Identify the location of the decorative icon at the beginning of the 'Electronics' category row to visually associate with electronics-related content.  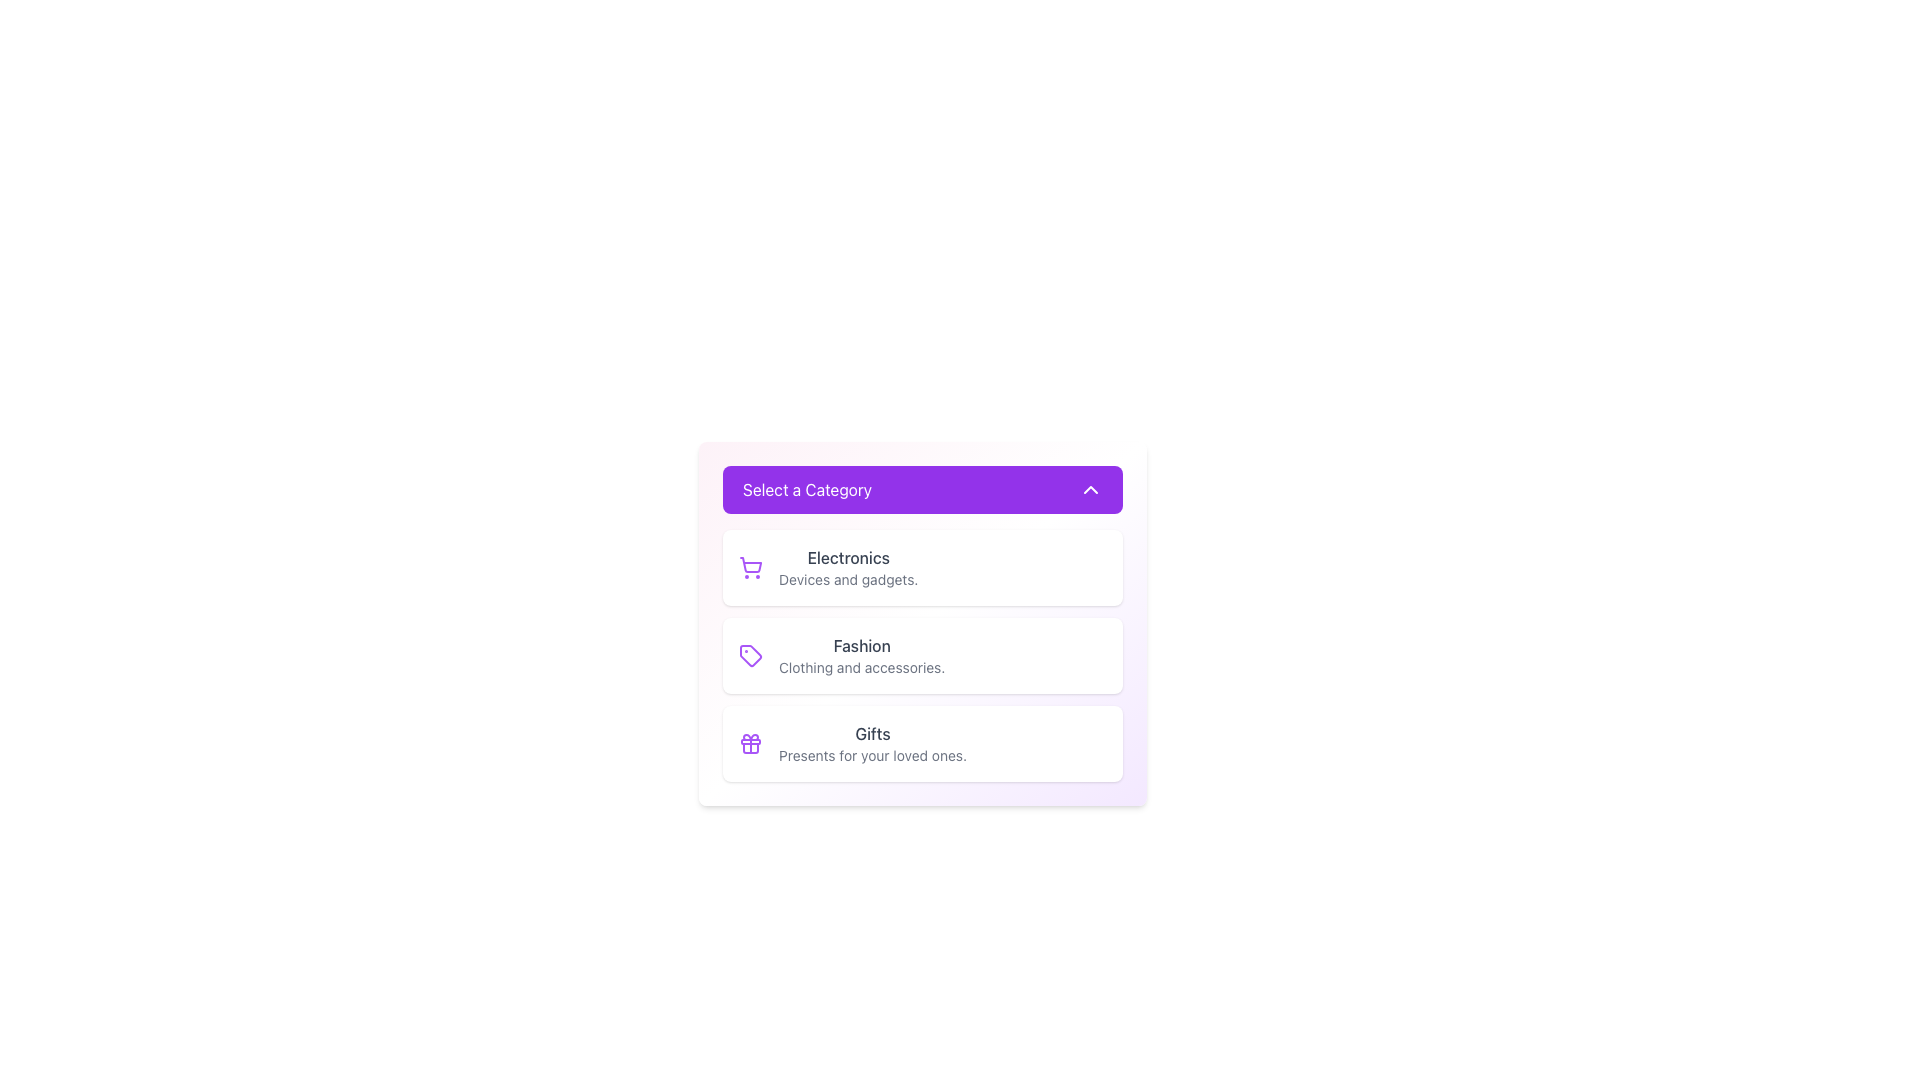
(749, 567).